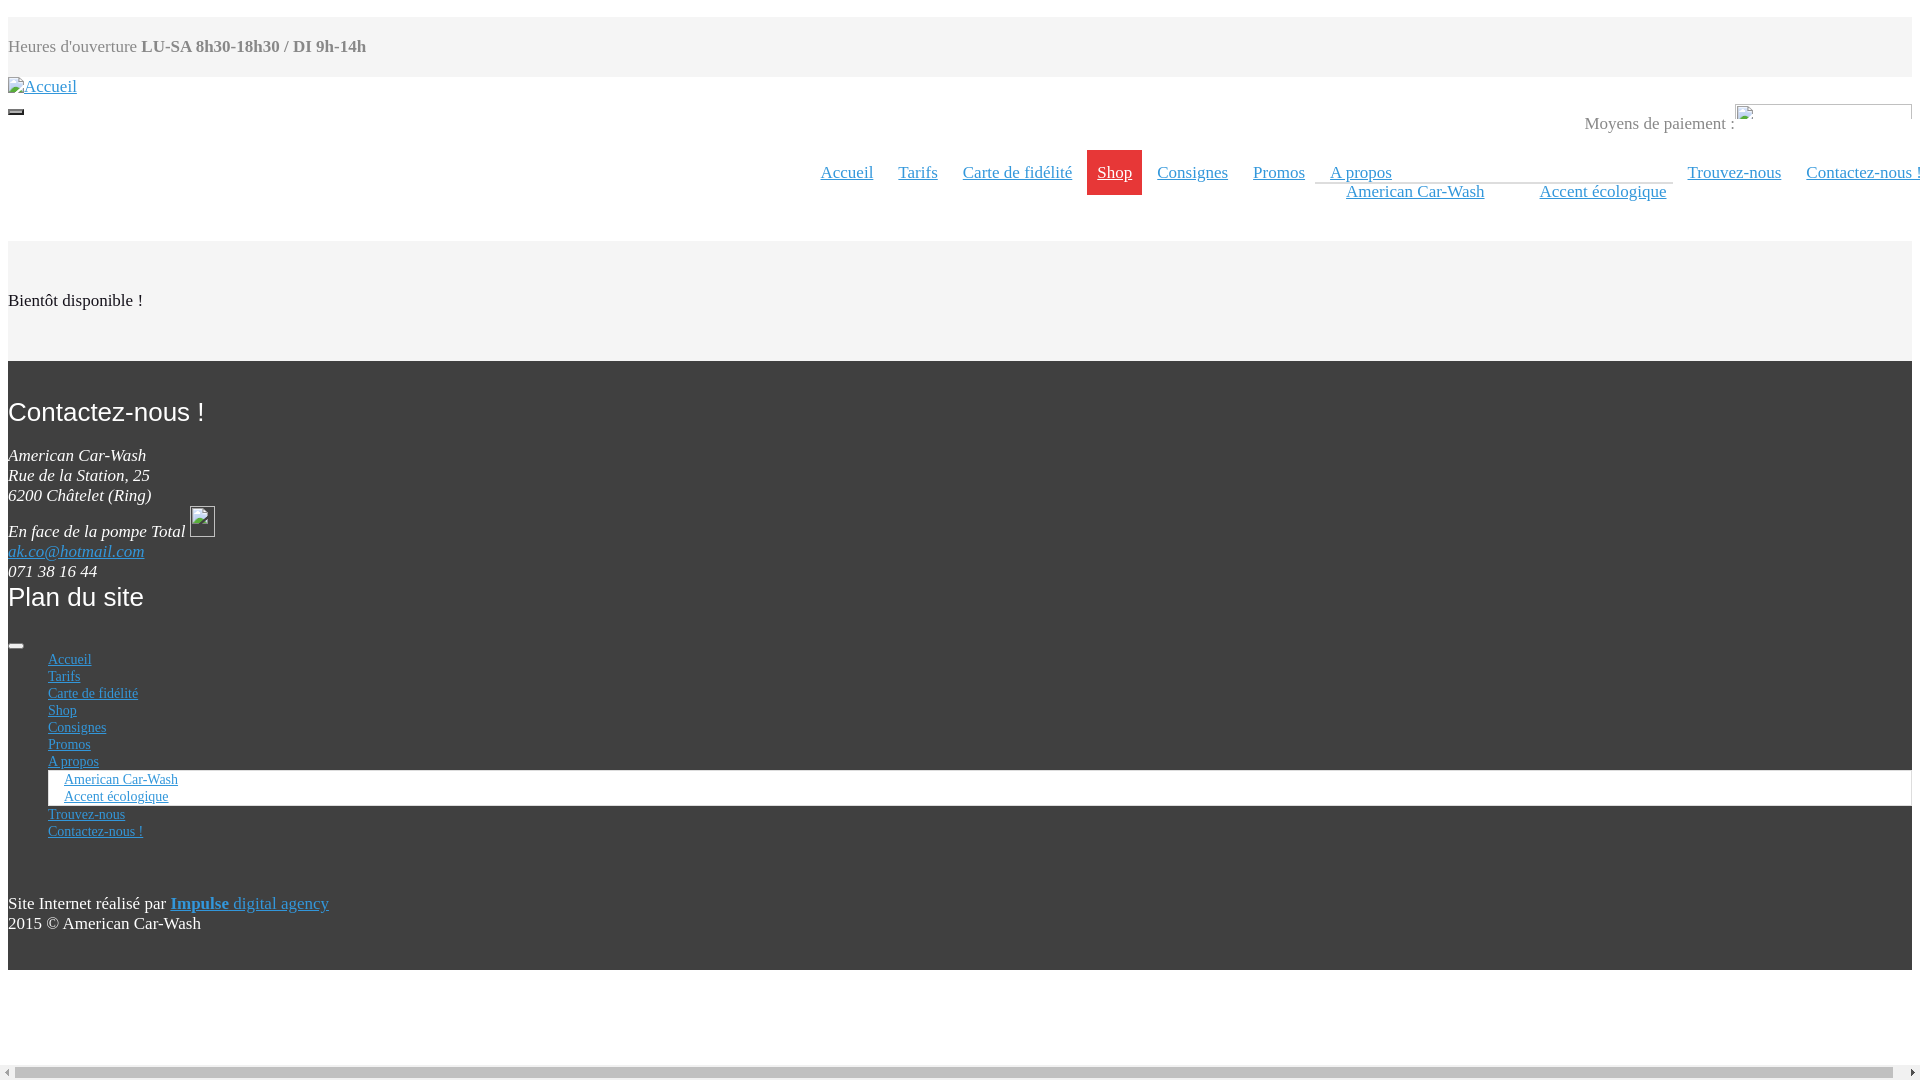  What do you see at coordinates (76, 551) in the screenshot?
I see `'ak.co@hotmail.com'` at bounding box center [76, 551].